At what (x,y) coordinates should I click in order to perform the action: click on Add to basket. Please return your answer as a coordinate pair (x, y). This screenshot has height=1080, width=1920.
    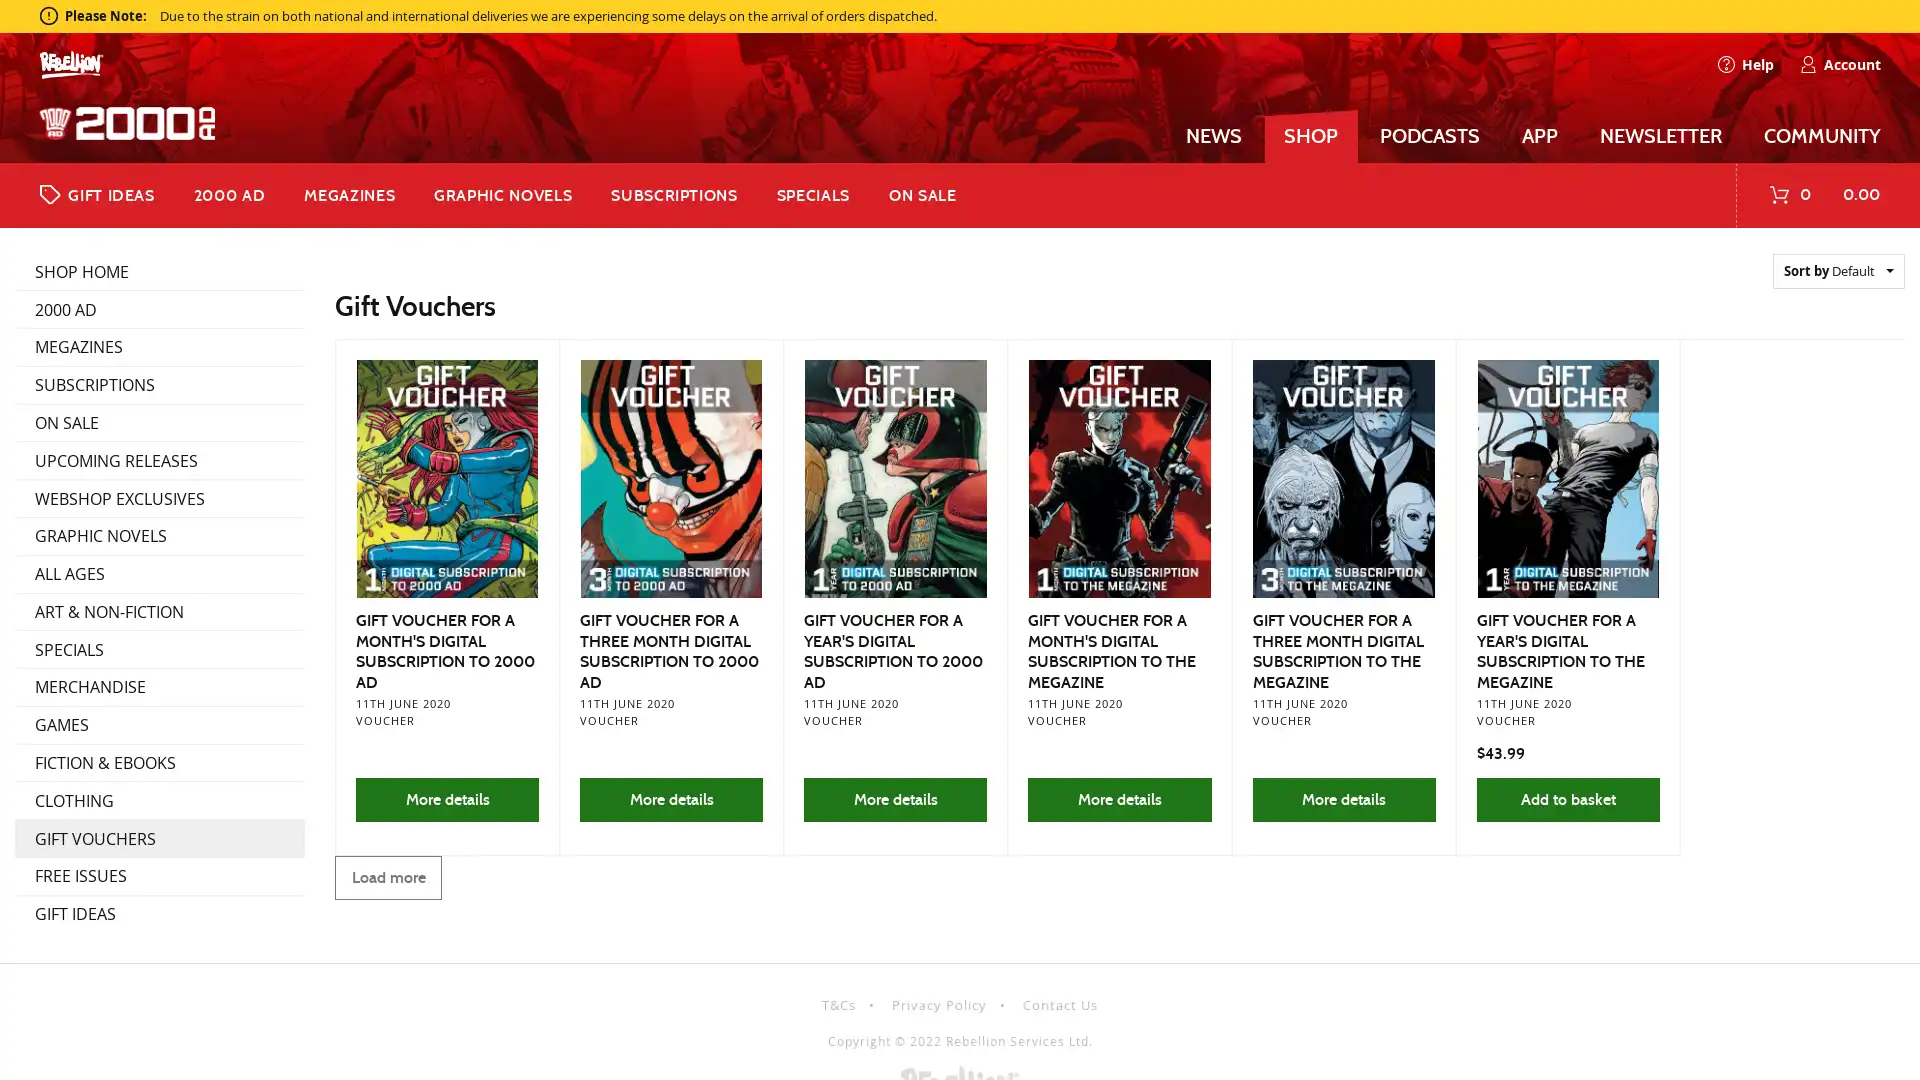
    Looking at the image, I should click on (1566, 798).